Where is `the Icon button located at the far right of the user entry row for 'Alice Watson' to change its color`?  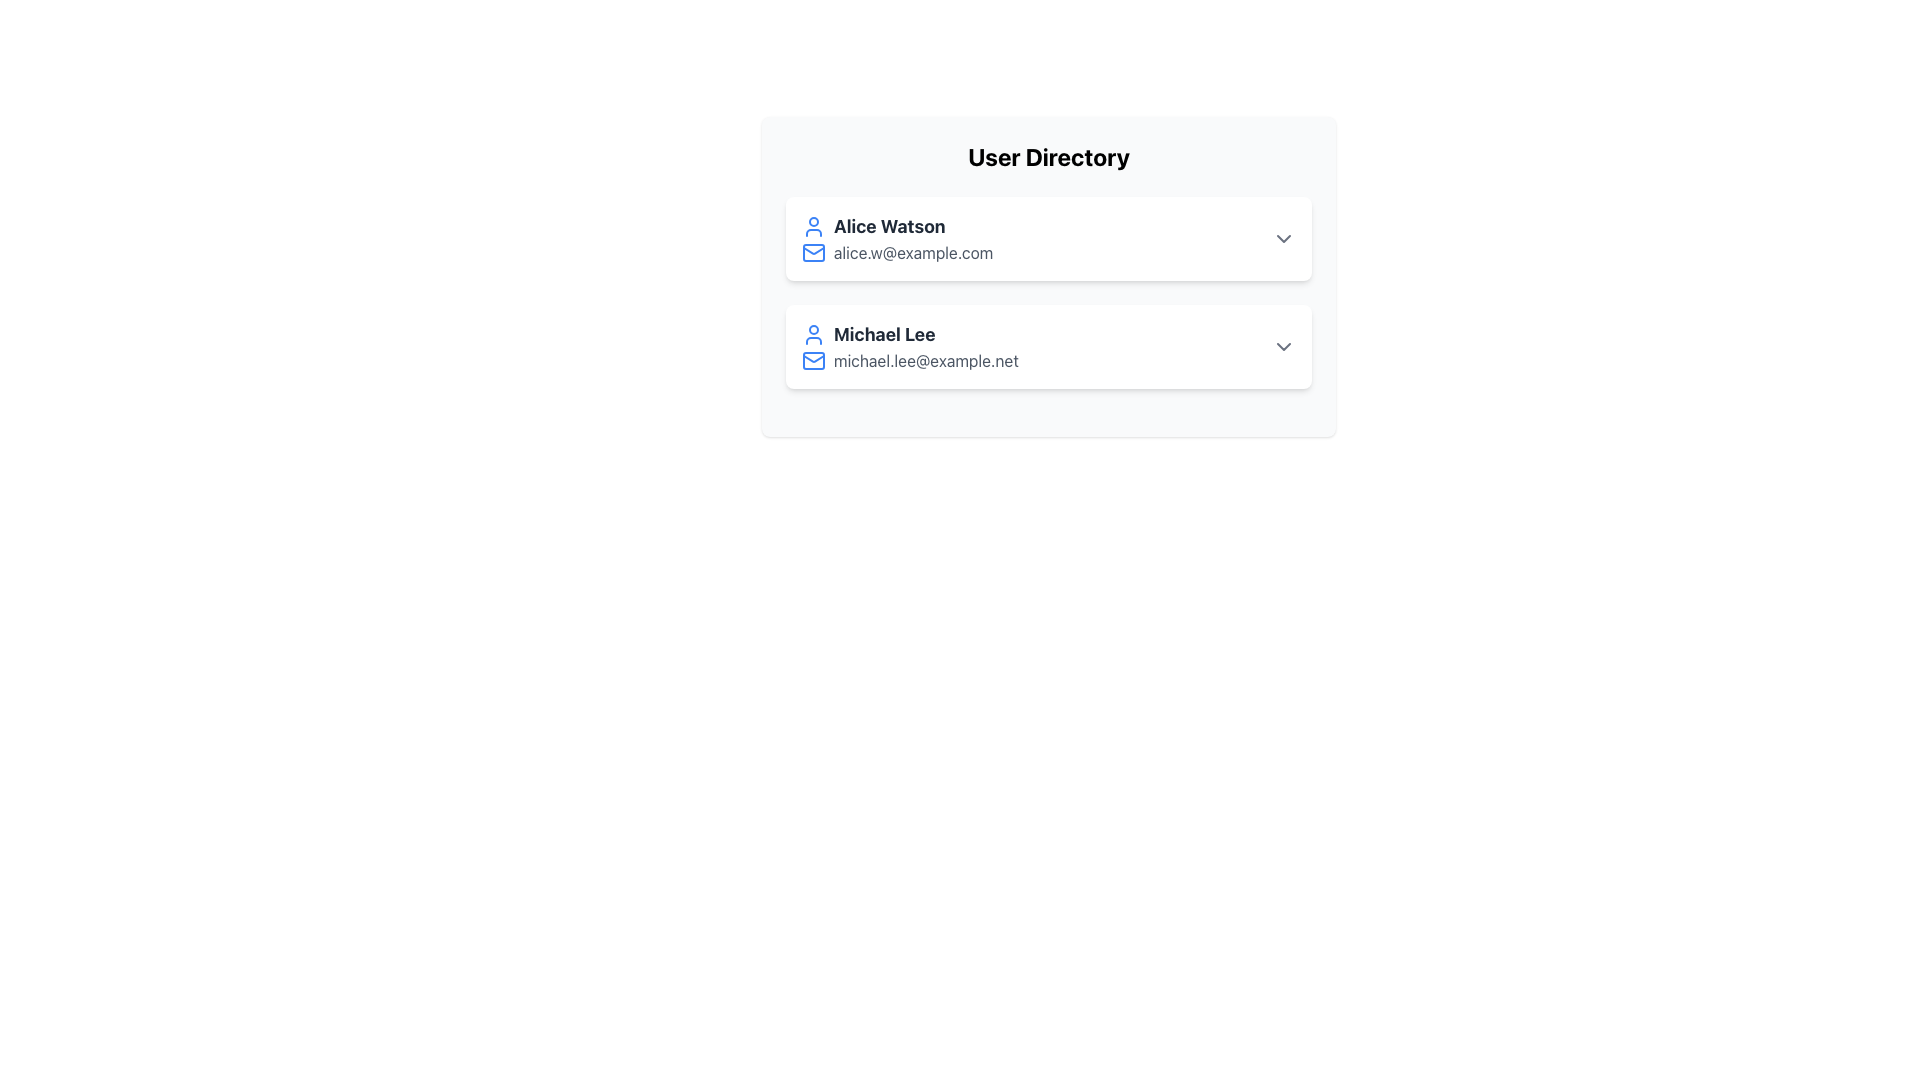 the Icon button located at the far right of the user entry row for 'Alice Watson' to change its color is located at coordinates (1283, 238).